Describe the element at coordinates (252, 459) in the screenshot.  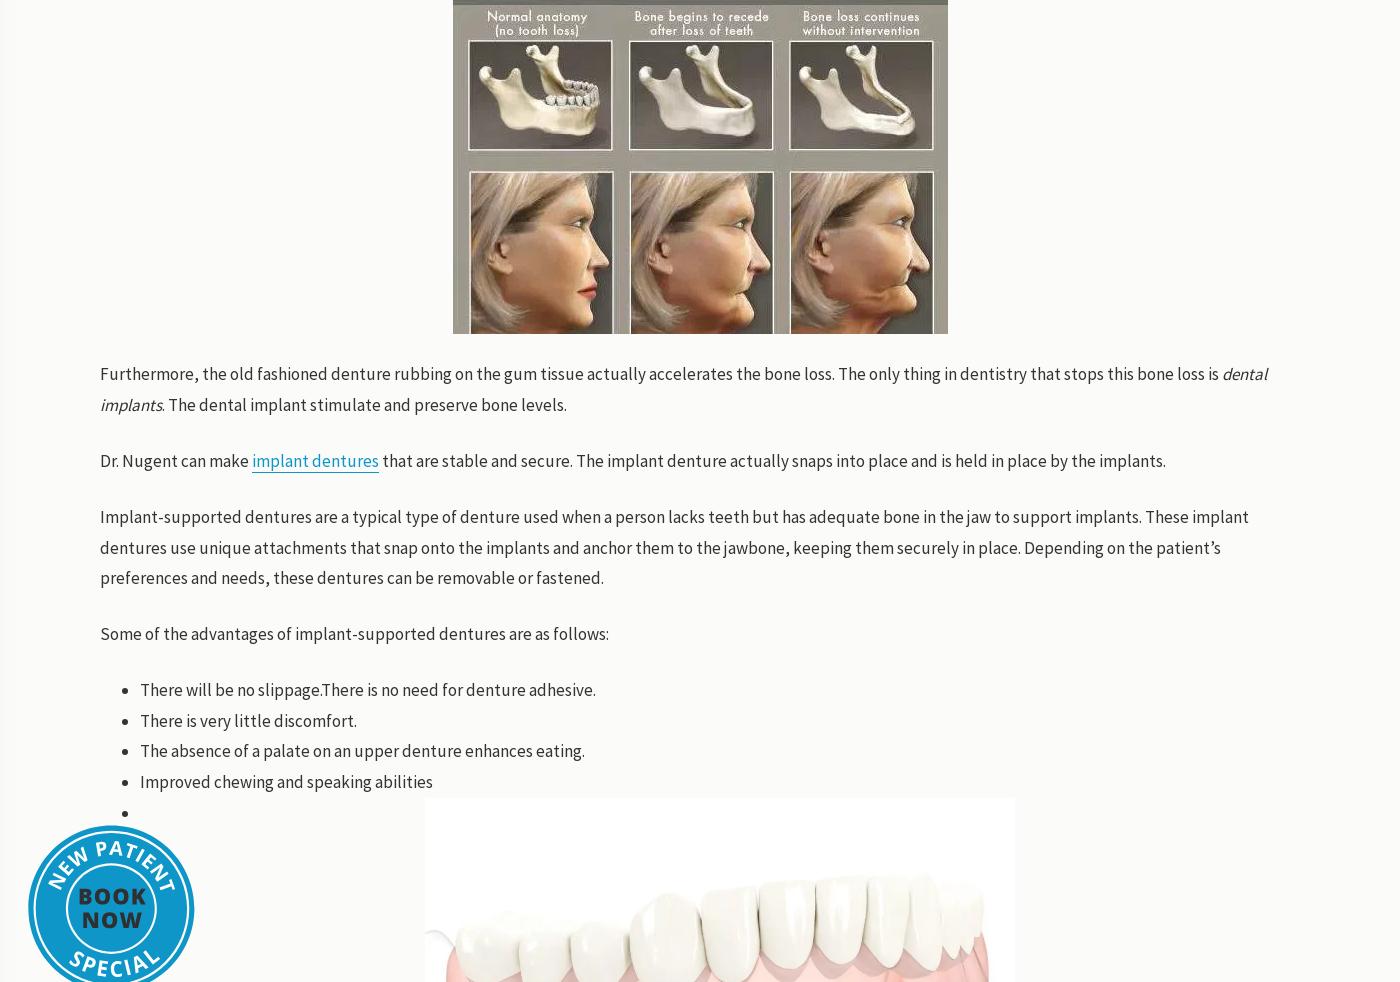
I see `'implant dentures'` at that location.